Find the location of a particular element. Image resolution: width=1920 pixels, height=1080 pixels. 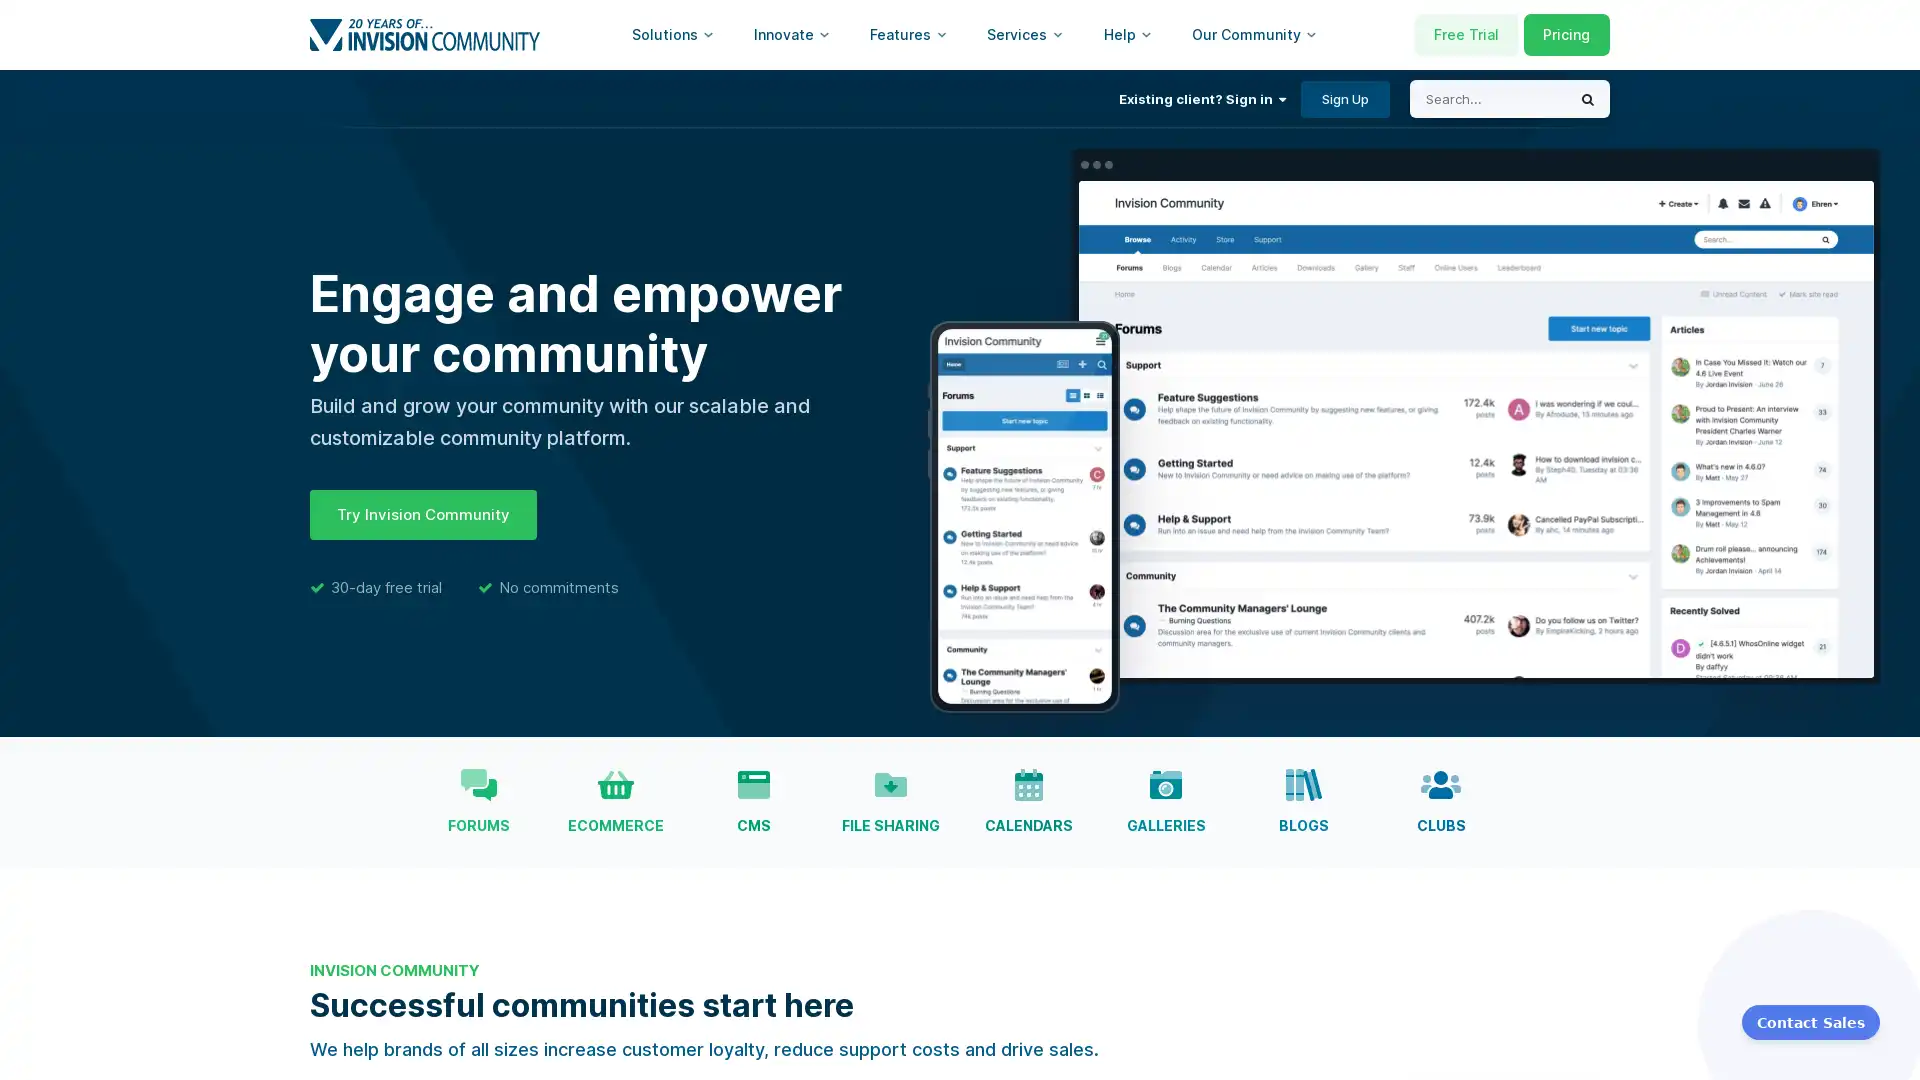

Services is located at coordinates (1025, 34).